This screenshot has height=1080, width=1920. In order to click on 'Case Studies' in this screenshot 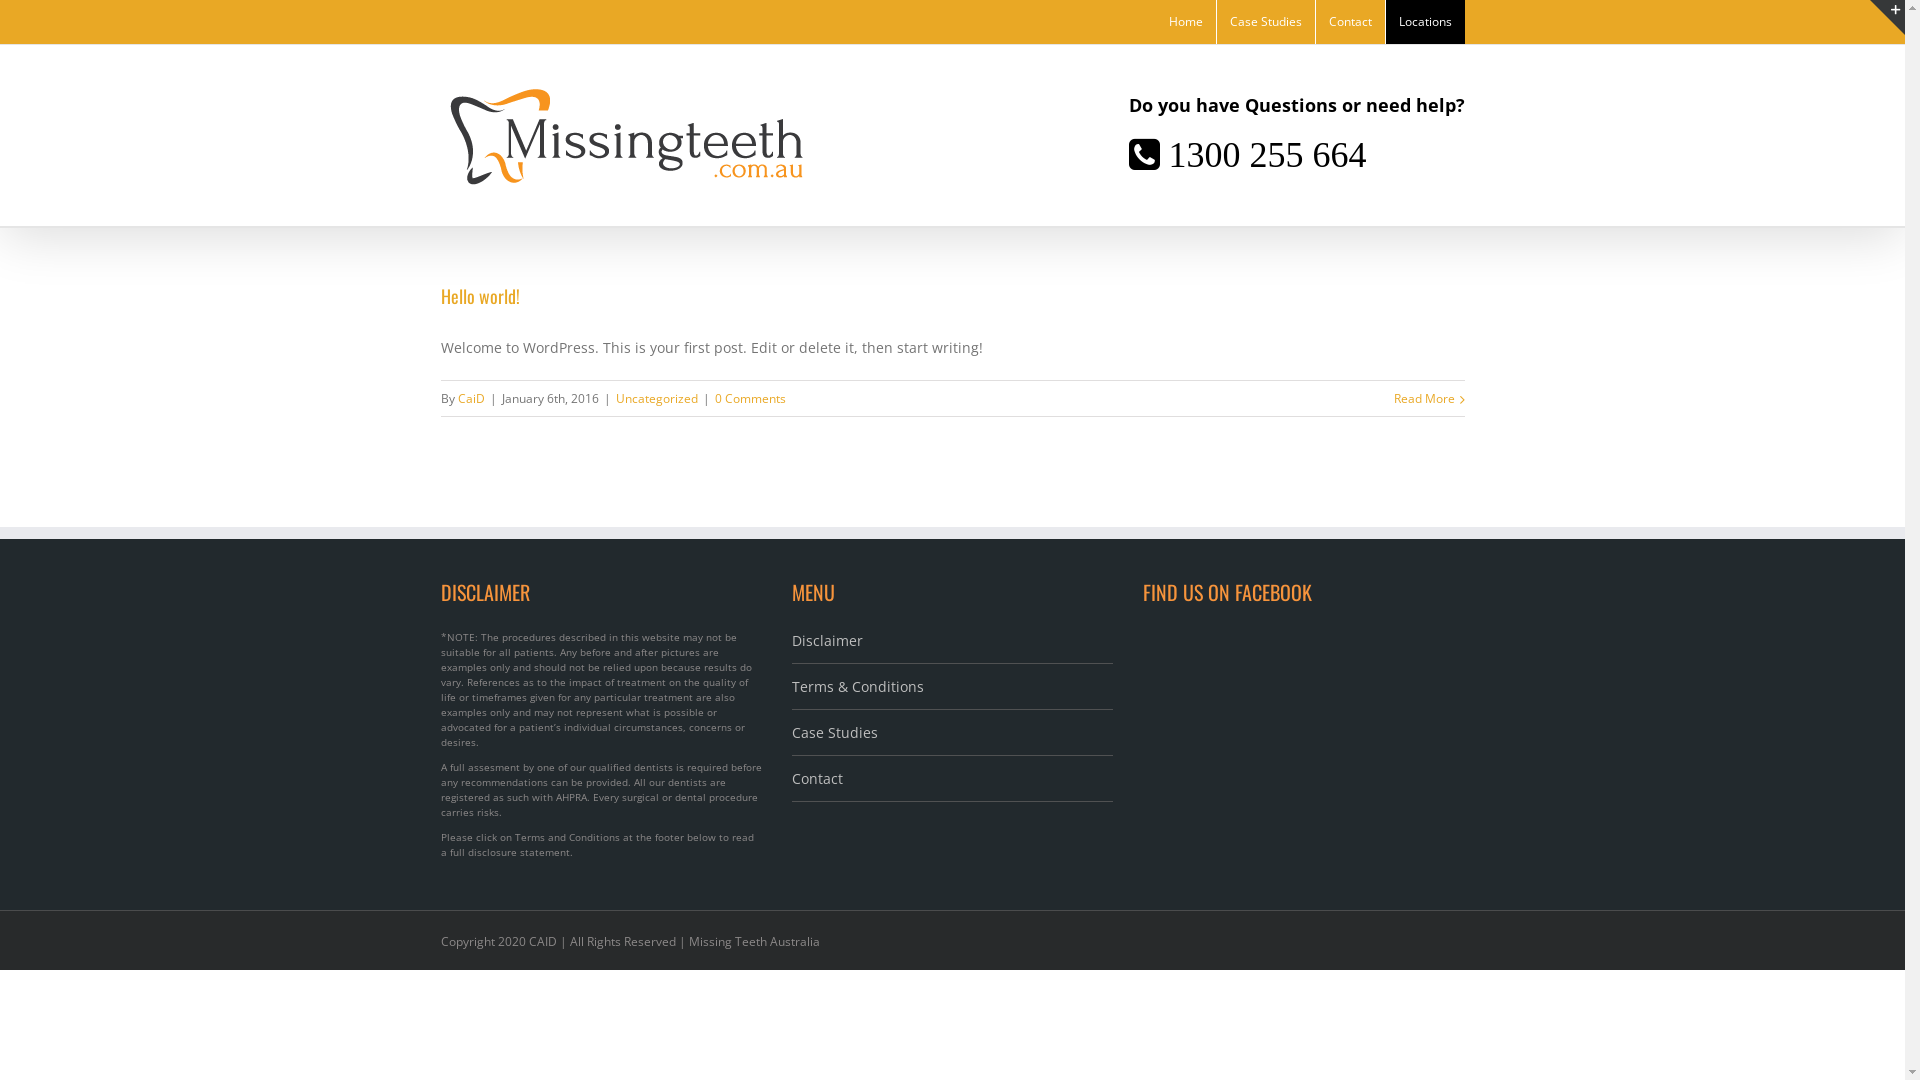, I will do `click(951, 732)`.